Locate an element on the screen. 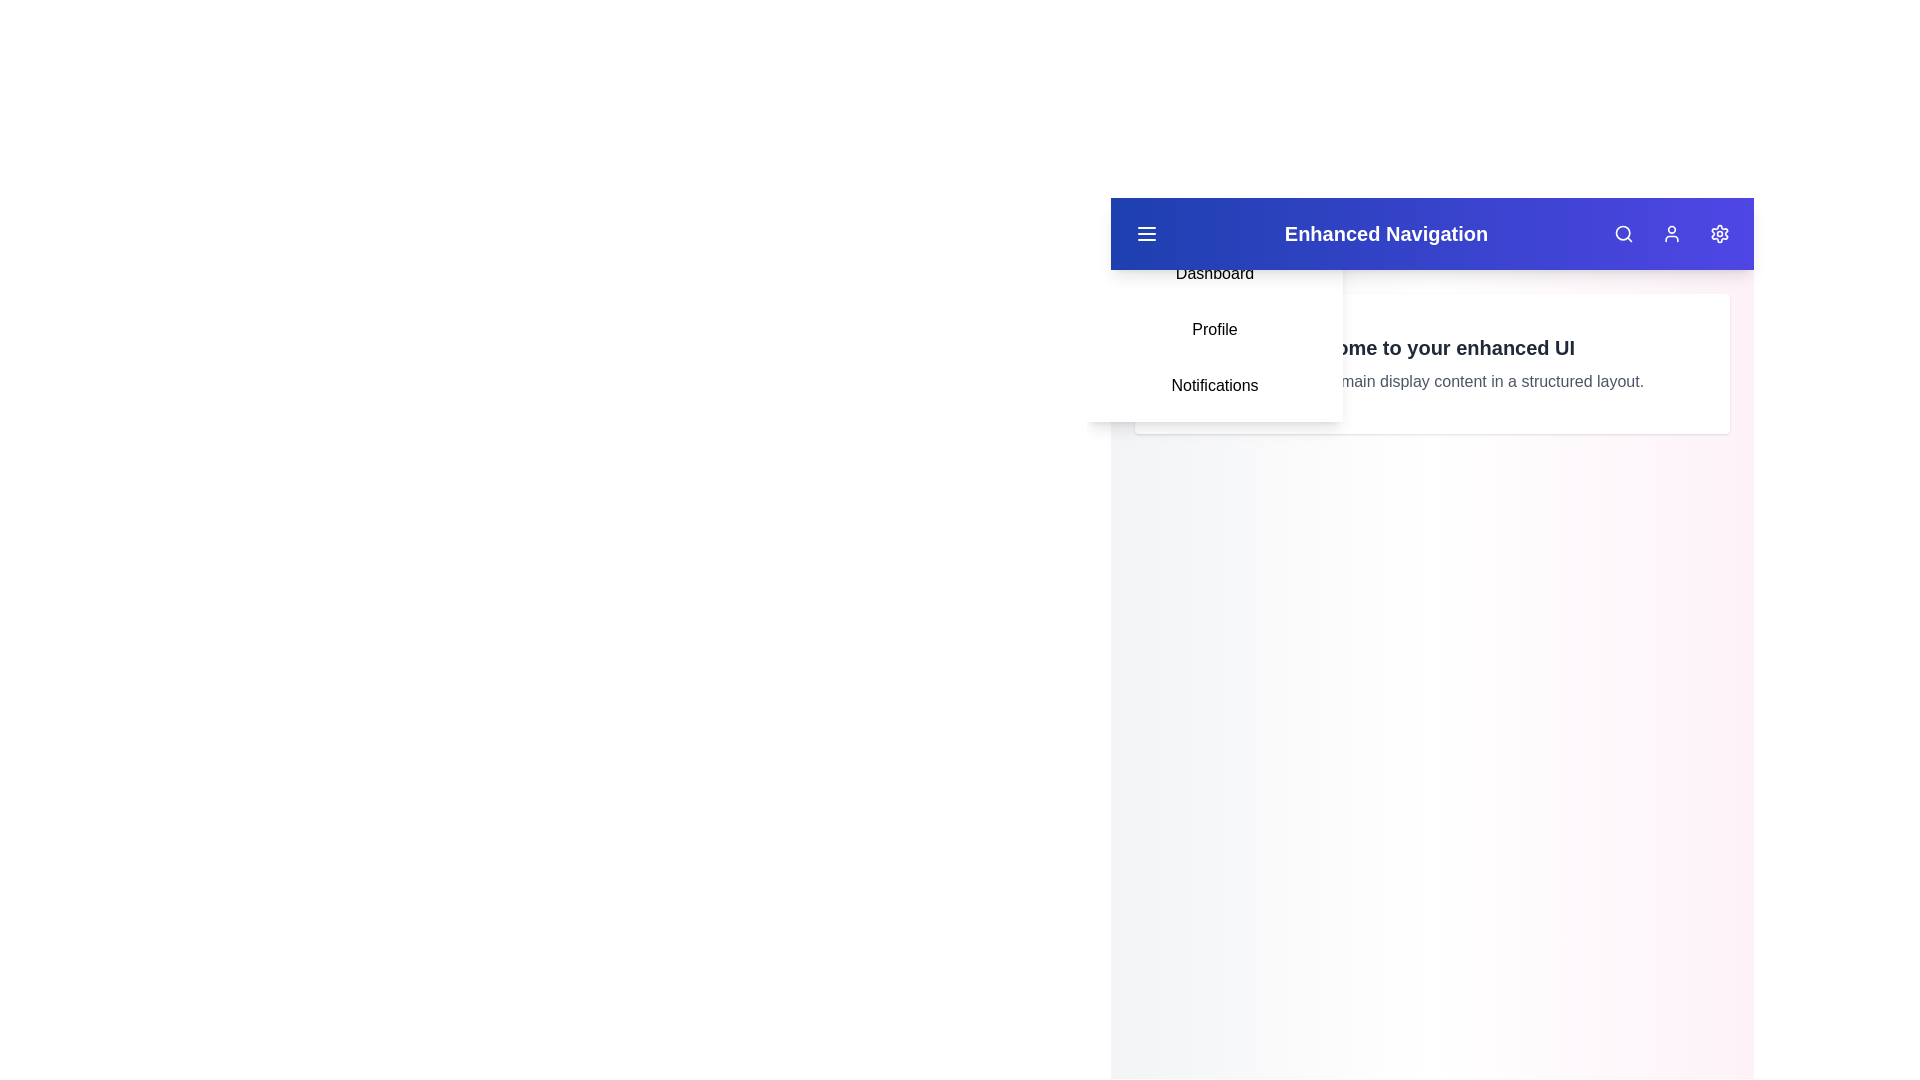  the 'Dashboard' option in the menu to navigate to the Dashboard section is located at coordinates (1213, 273).